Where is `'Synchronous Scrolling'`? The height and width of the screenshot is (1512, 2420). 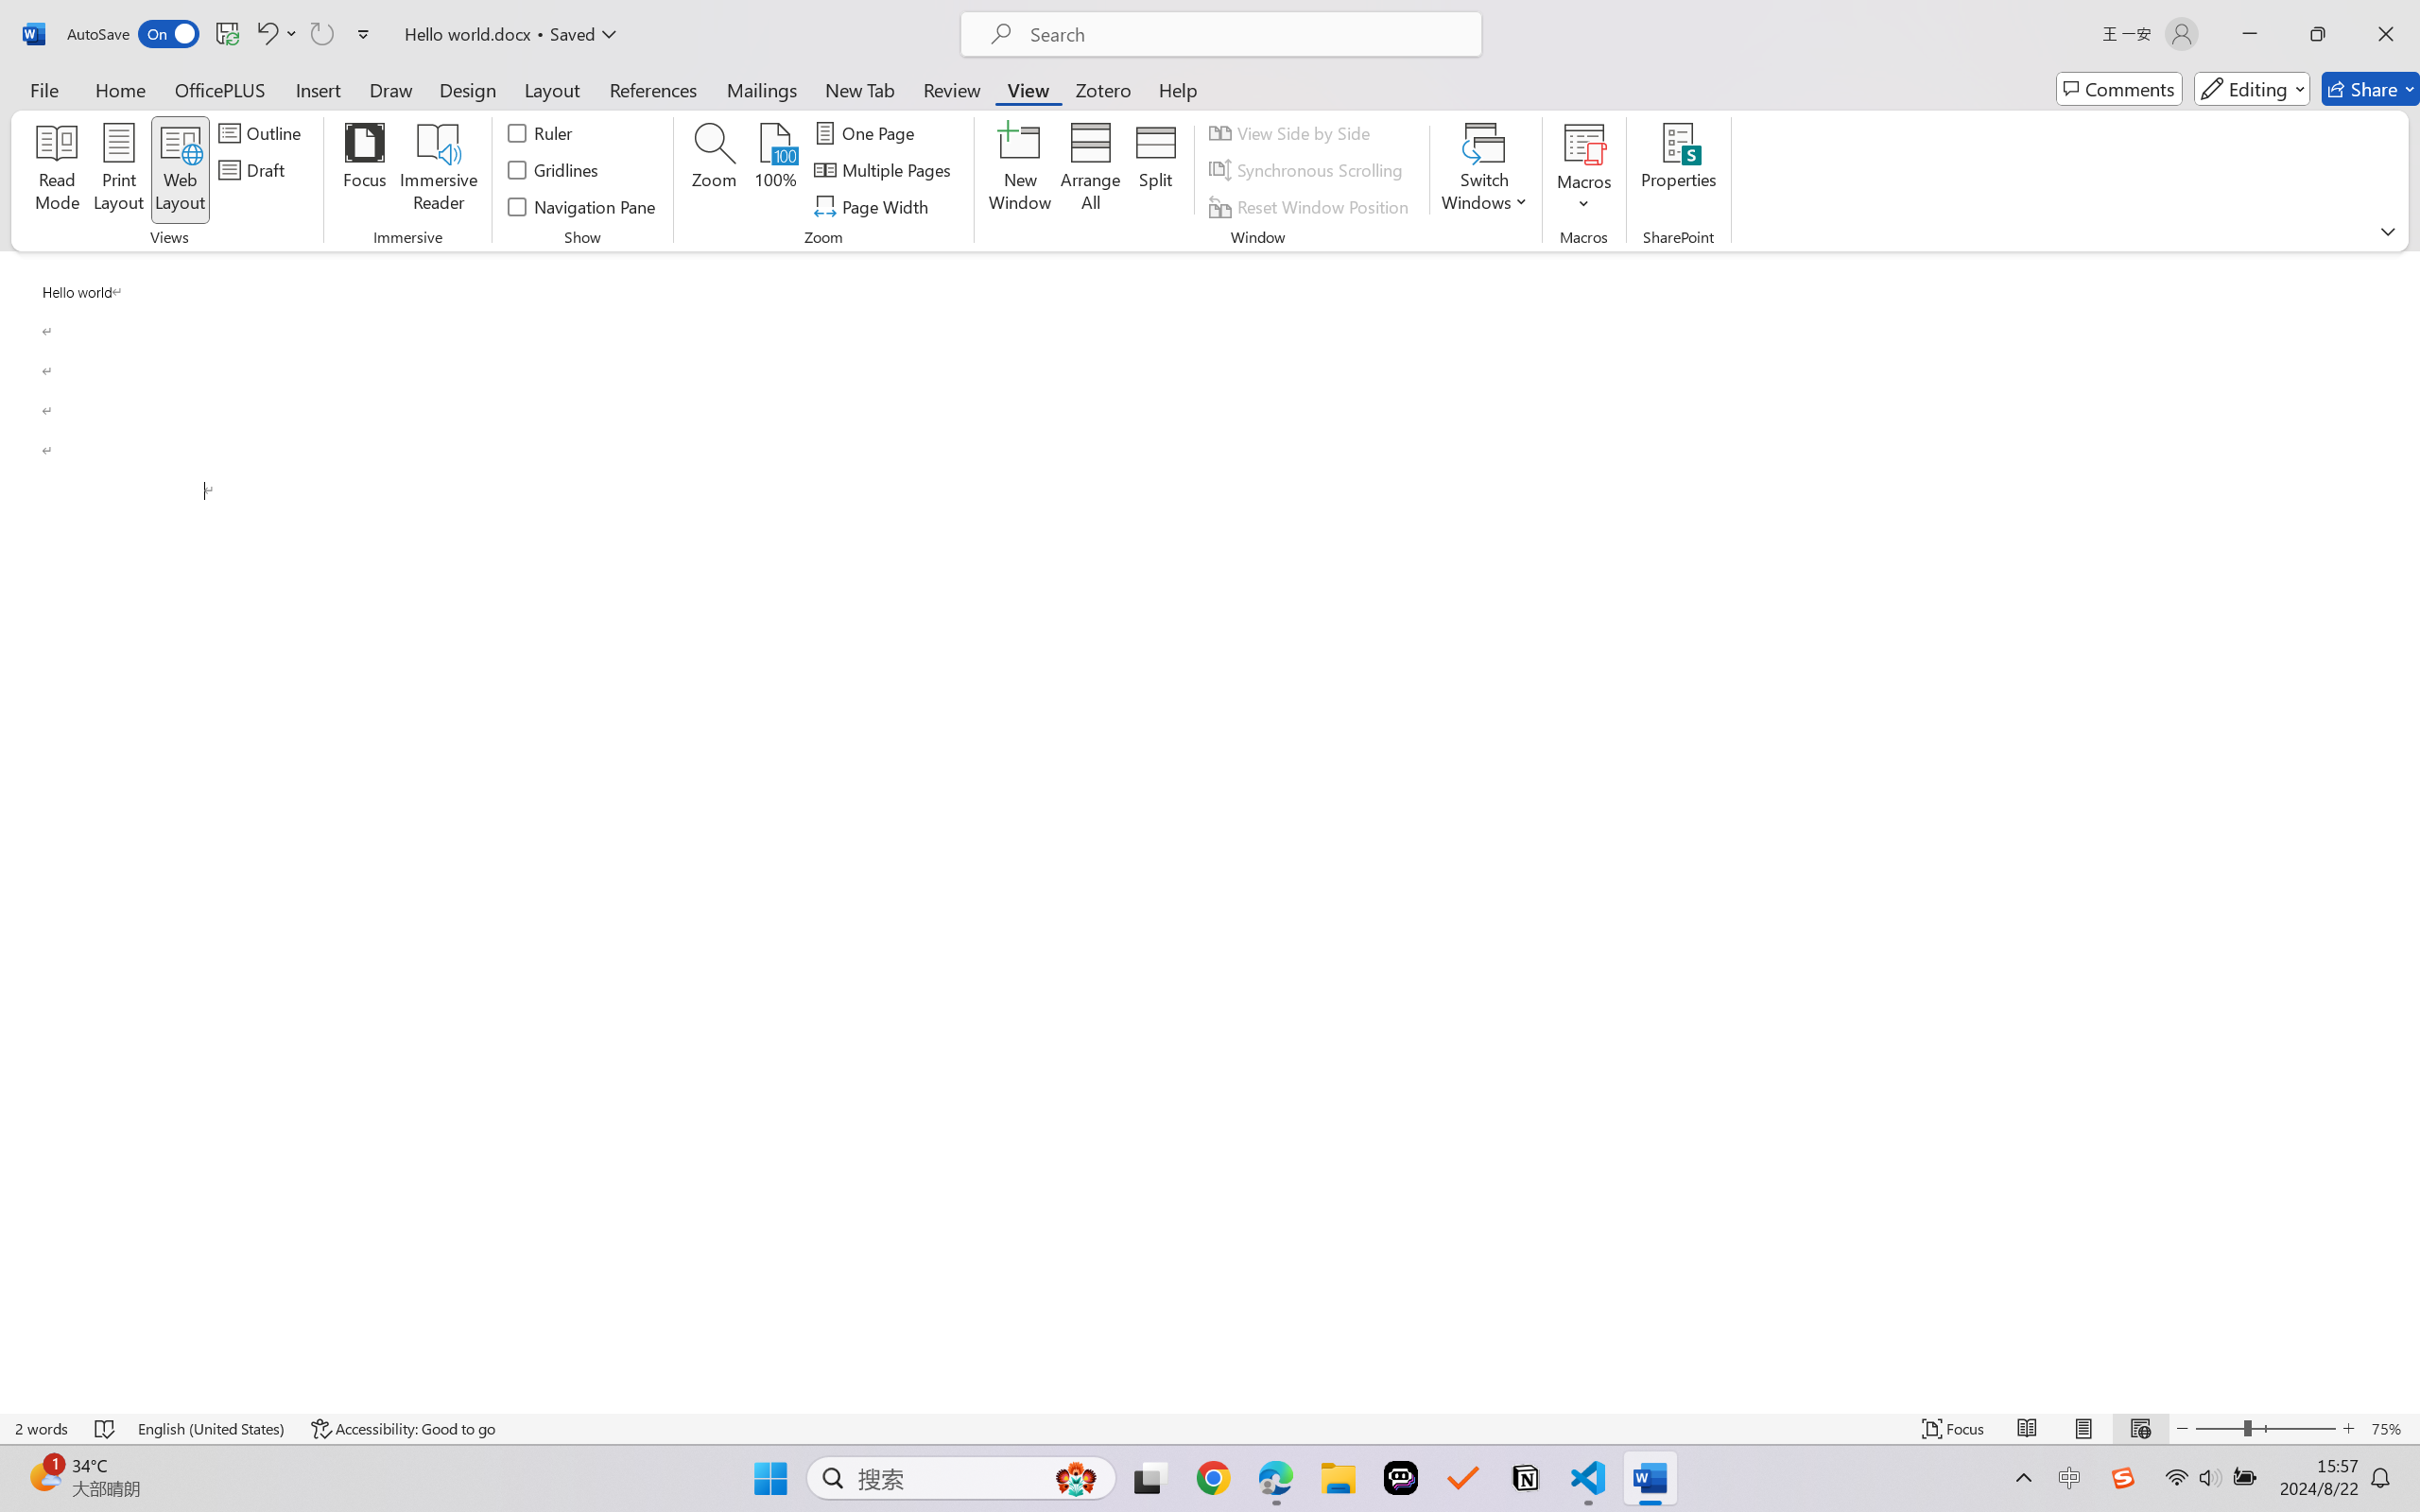
'Synchronous Scrolling' is located at coordinates (1307, 170).